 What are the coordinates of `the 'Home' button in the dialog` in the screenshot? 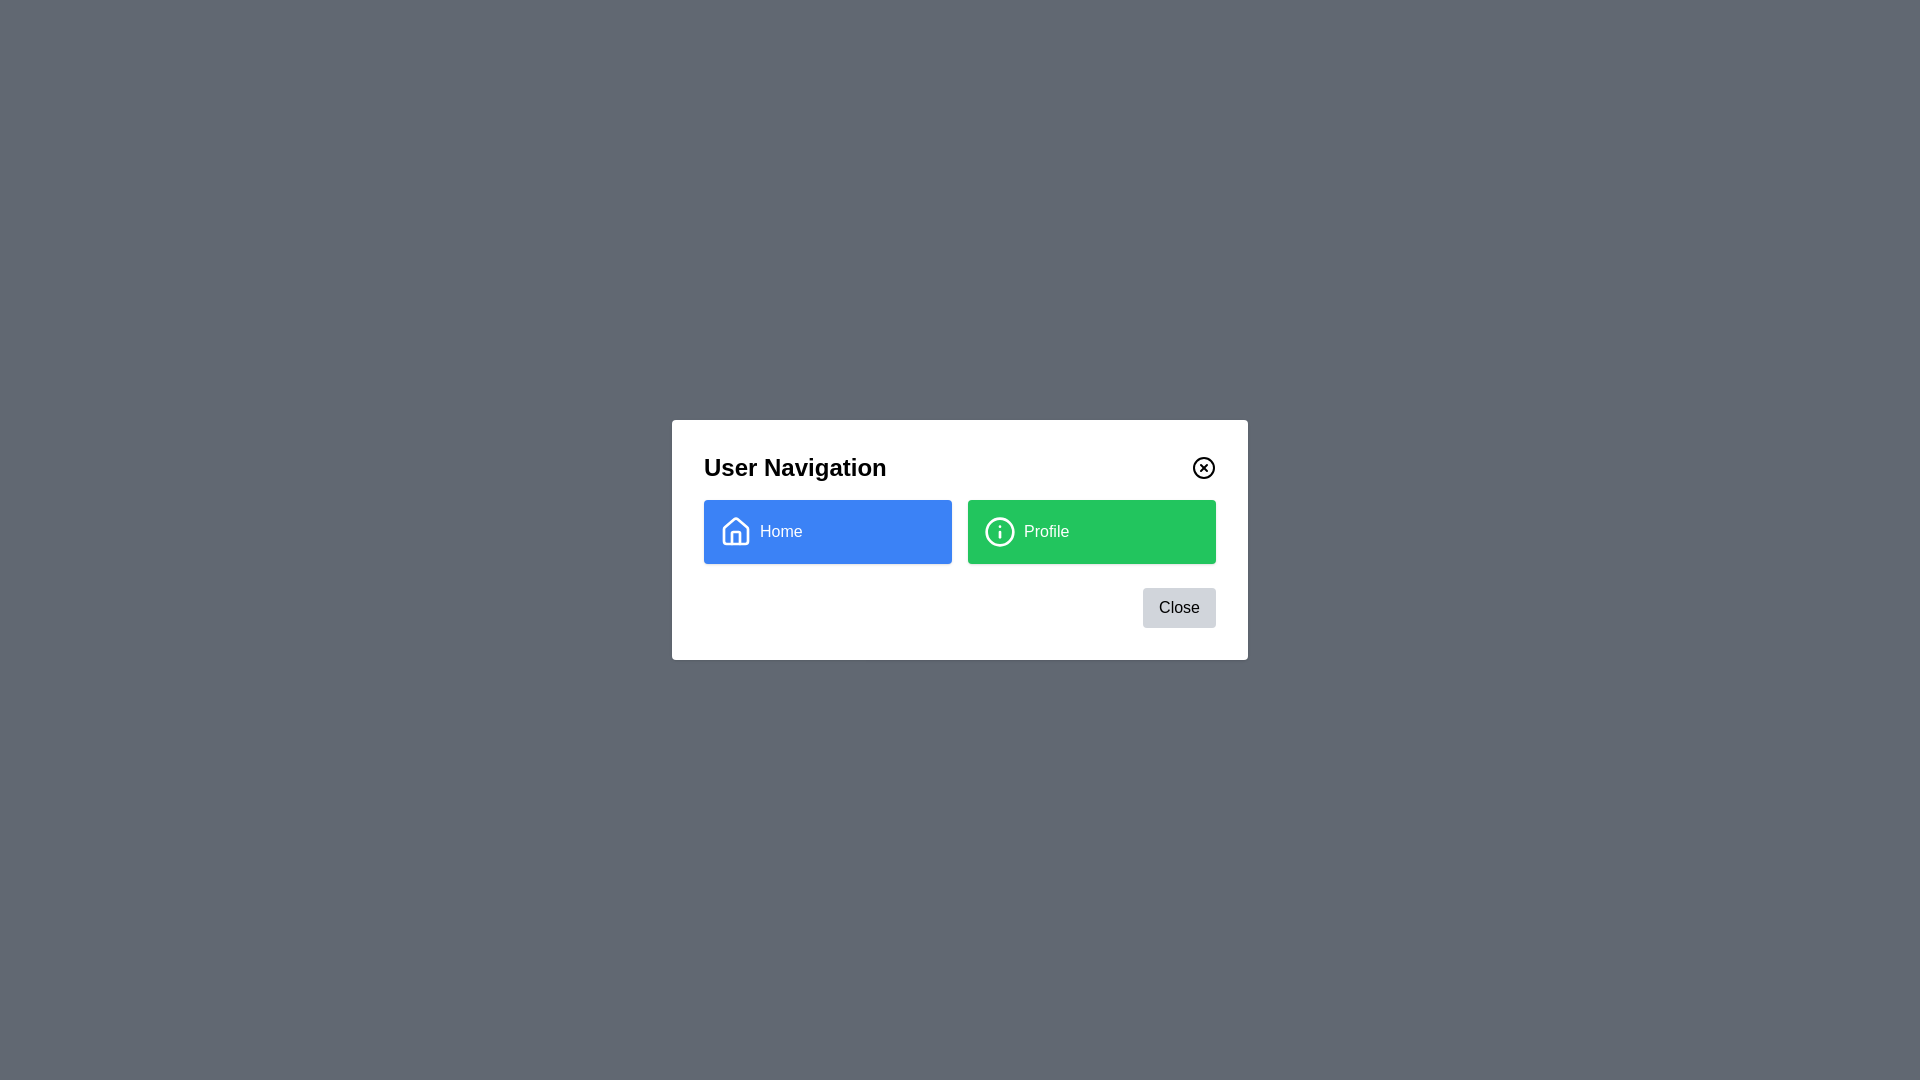 It's located at (828, 531).